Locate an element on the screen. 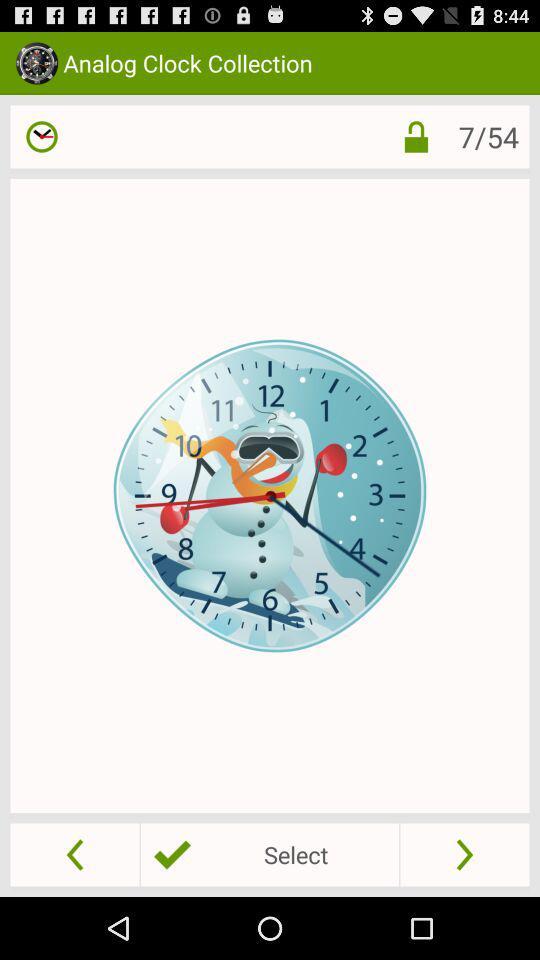  select is located at coordinates (270, 853).